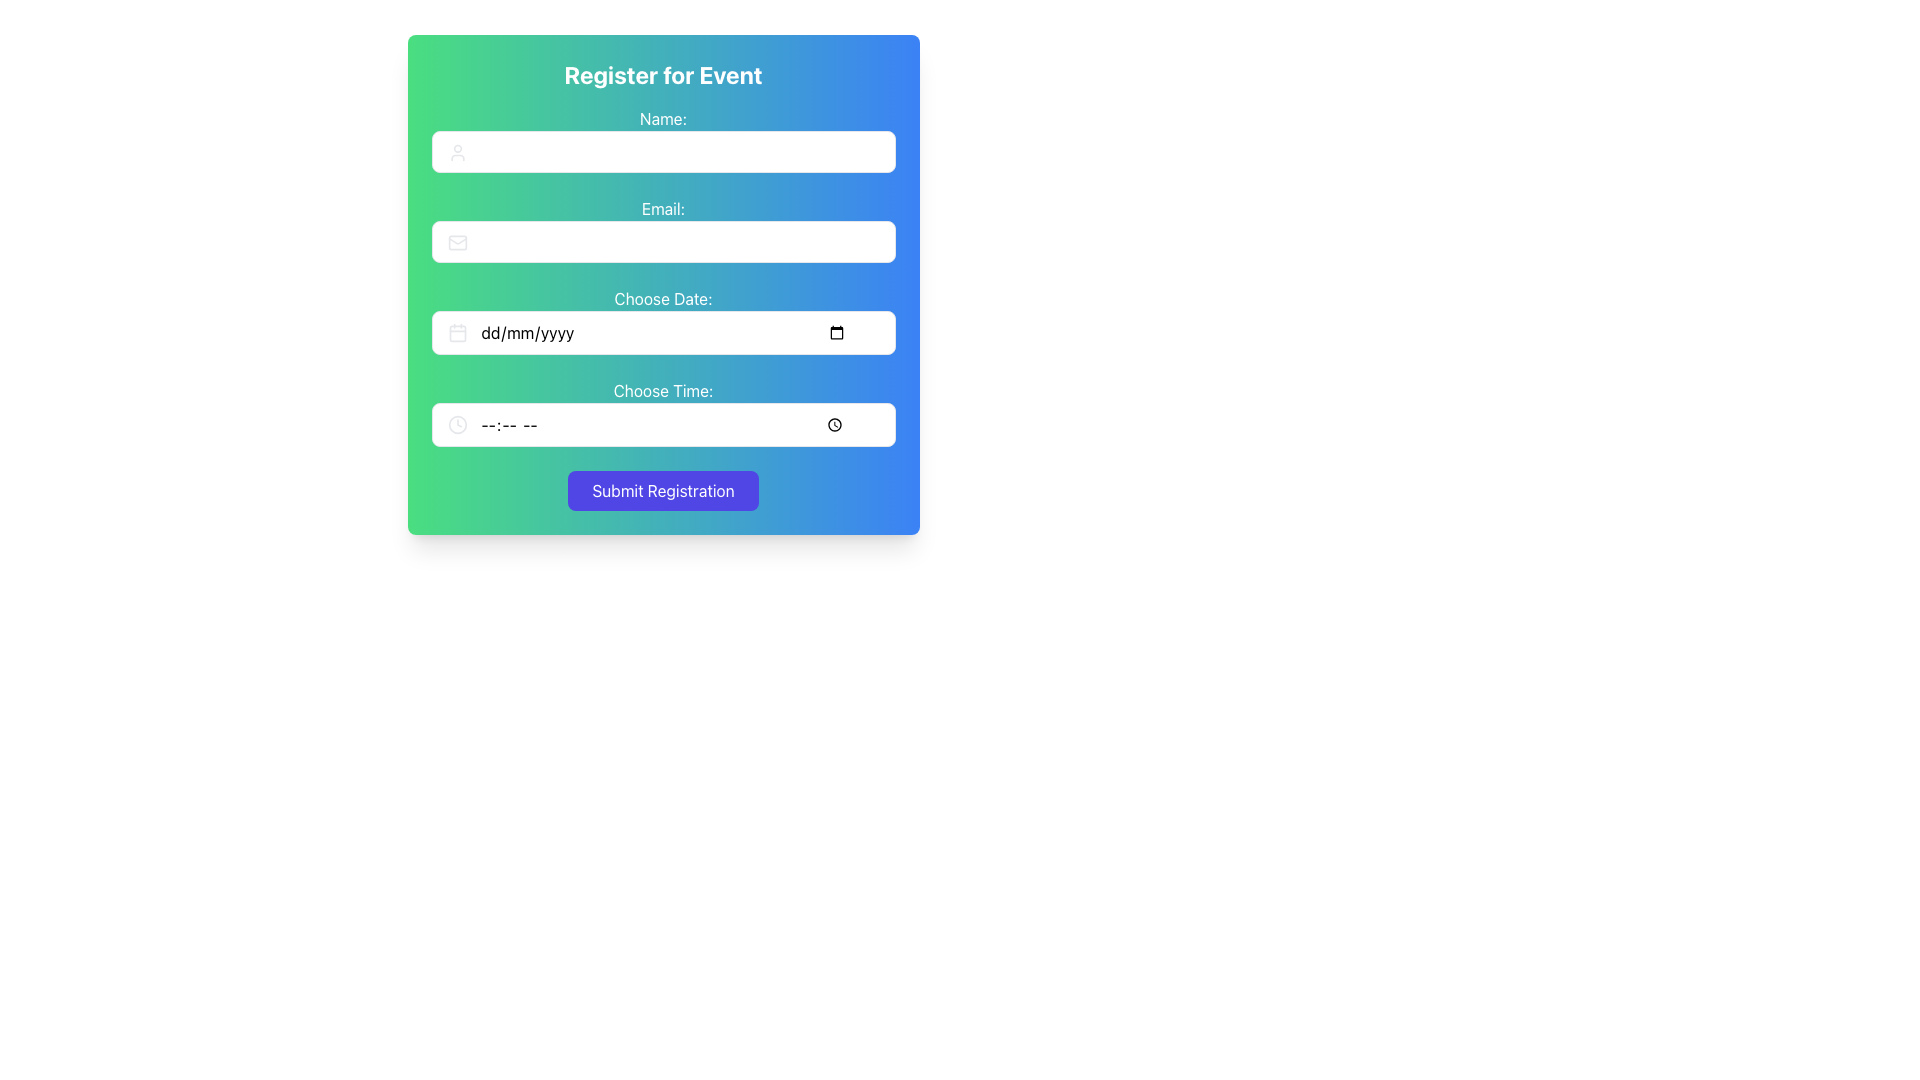  Describe the element at coordinates (663, 490) in the screenshot. I see `the submission button located at the bottom of the form, directly beneath the 'Choose Time' input field` at that location.